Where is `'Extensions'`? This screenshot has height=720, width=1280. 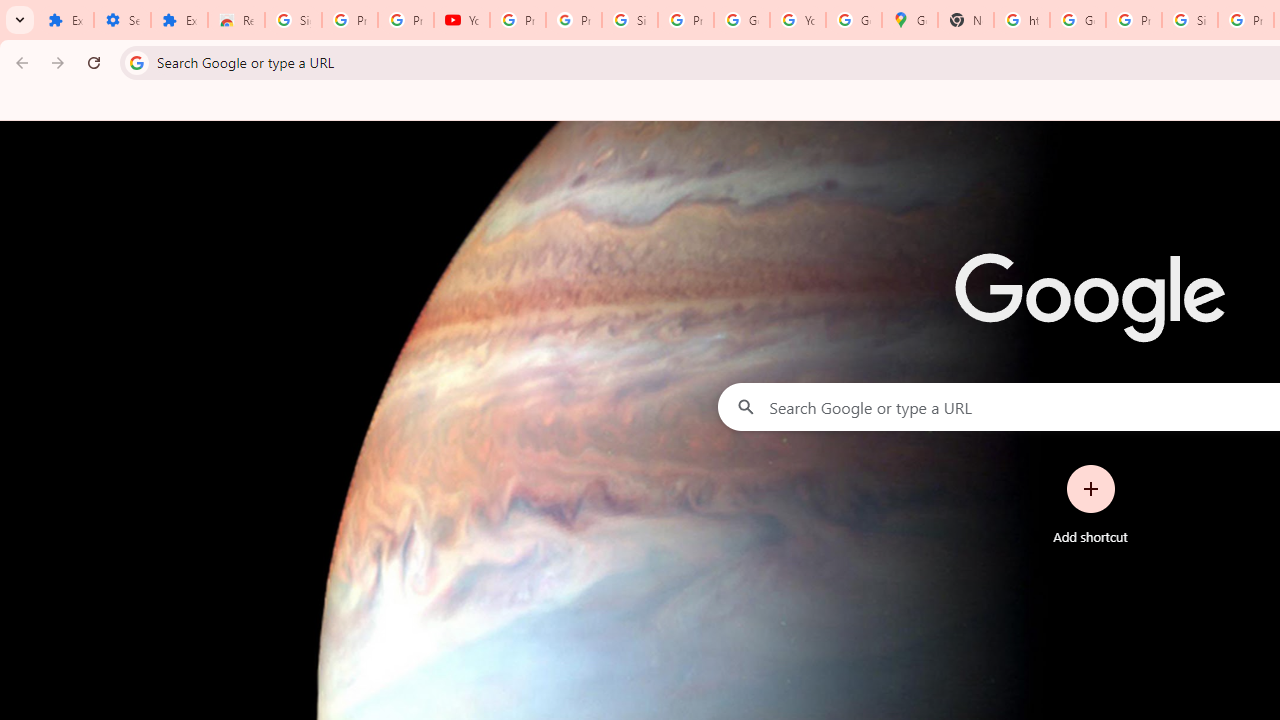 'Extensions' is located at coordinates (179, 20).